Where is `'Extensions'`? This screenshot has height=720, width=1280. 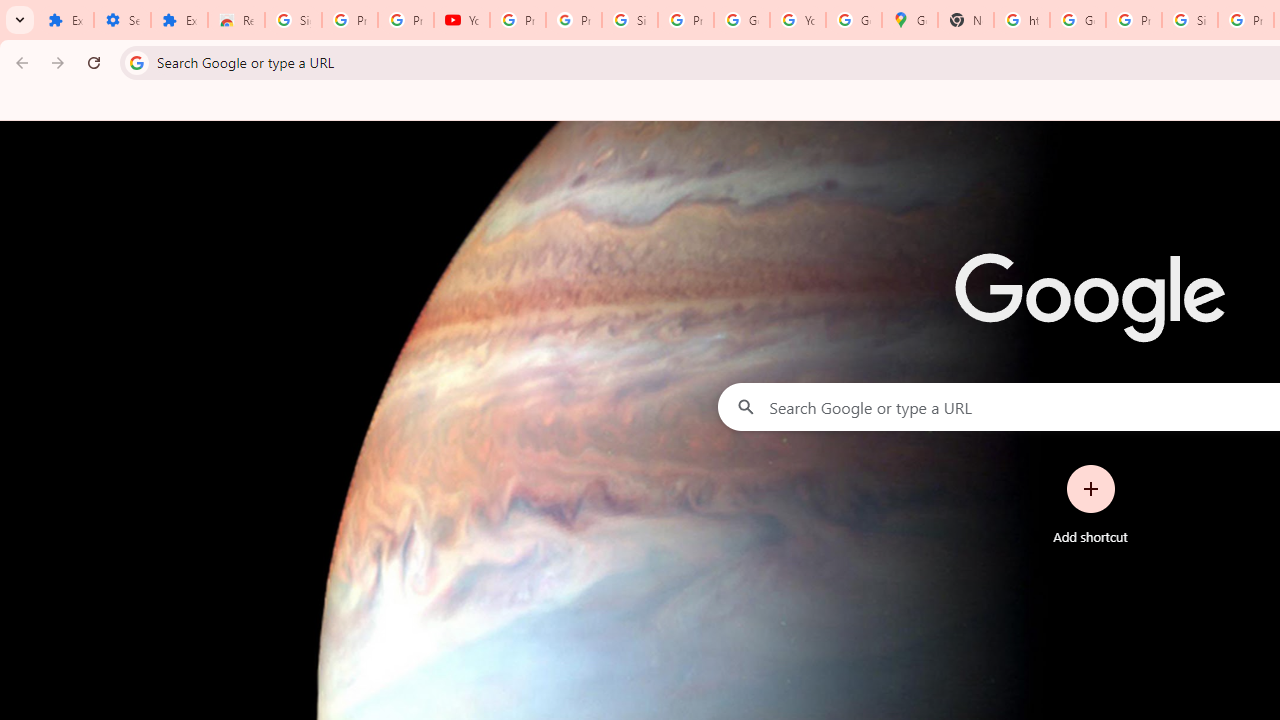 'Extensions' is located at coordinates (179, 20).